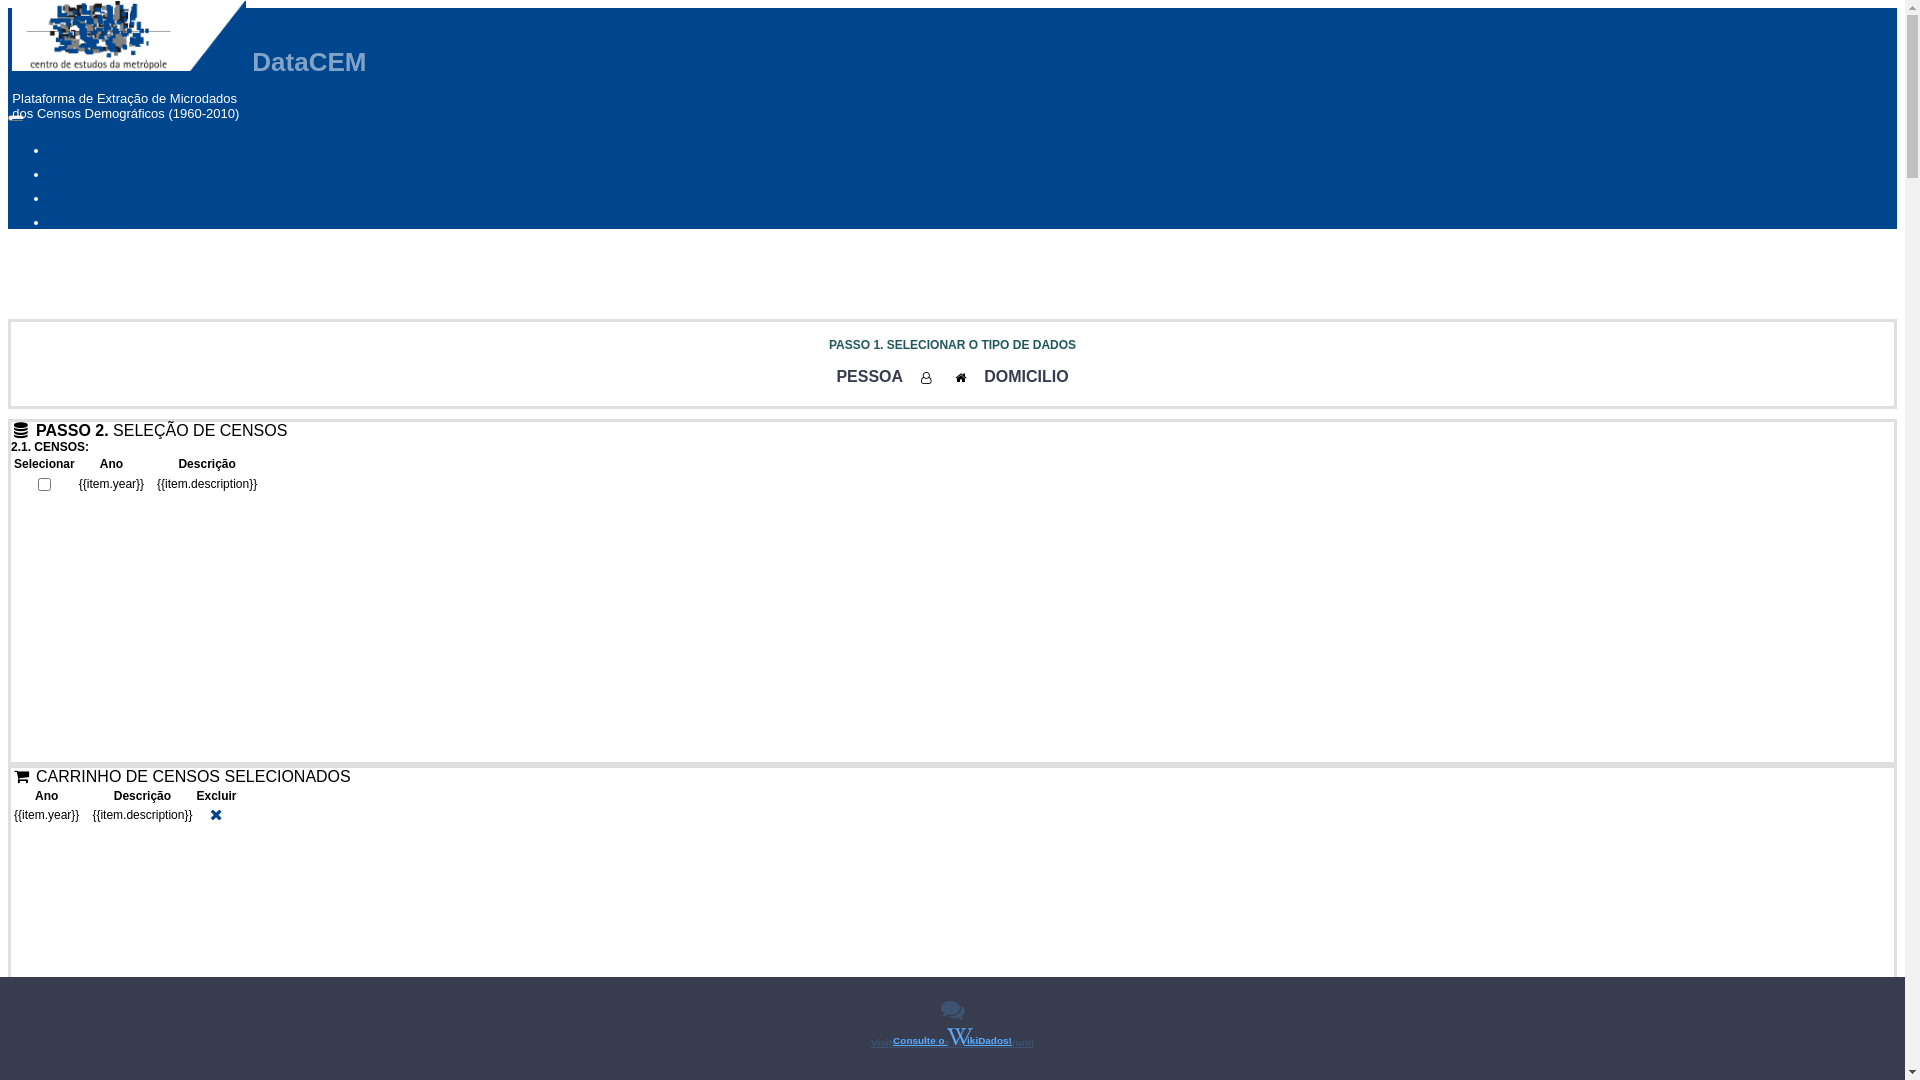 Image resolution: width=1920 pixels, height=1080 pixels. Describe the element at coordinates (48, 10) in the screenshot. I see `'Gerar arquivo'` at that location.